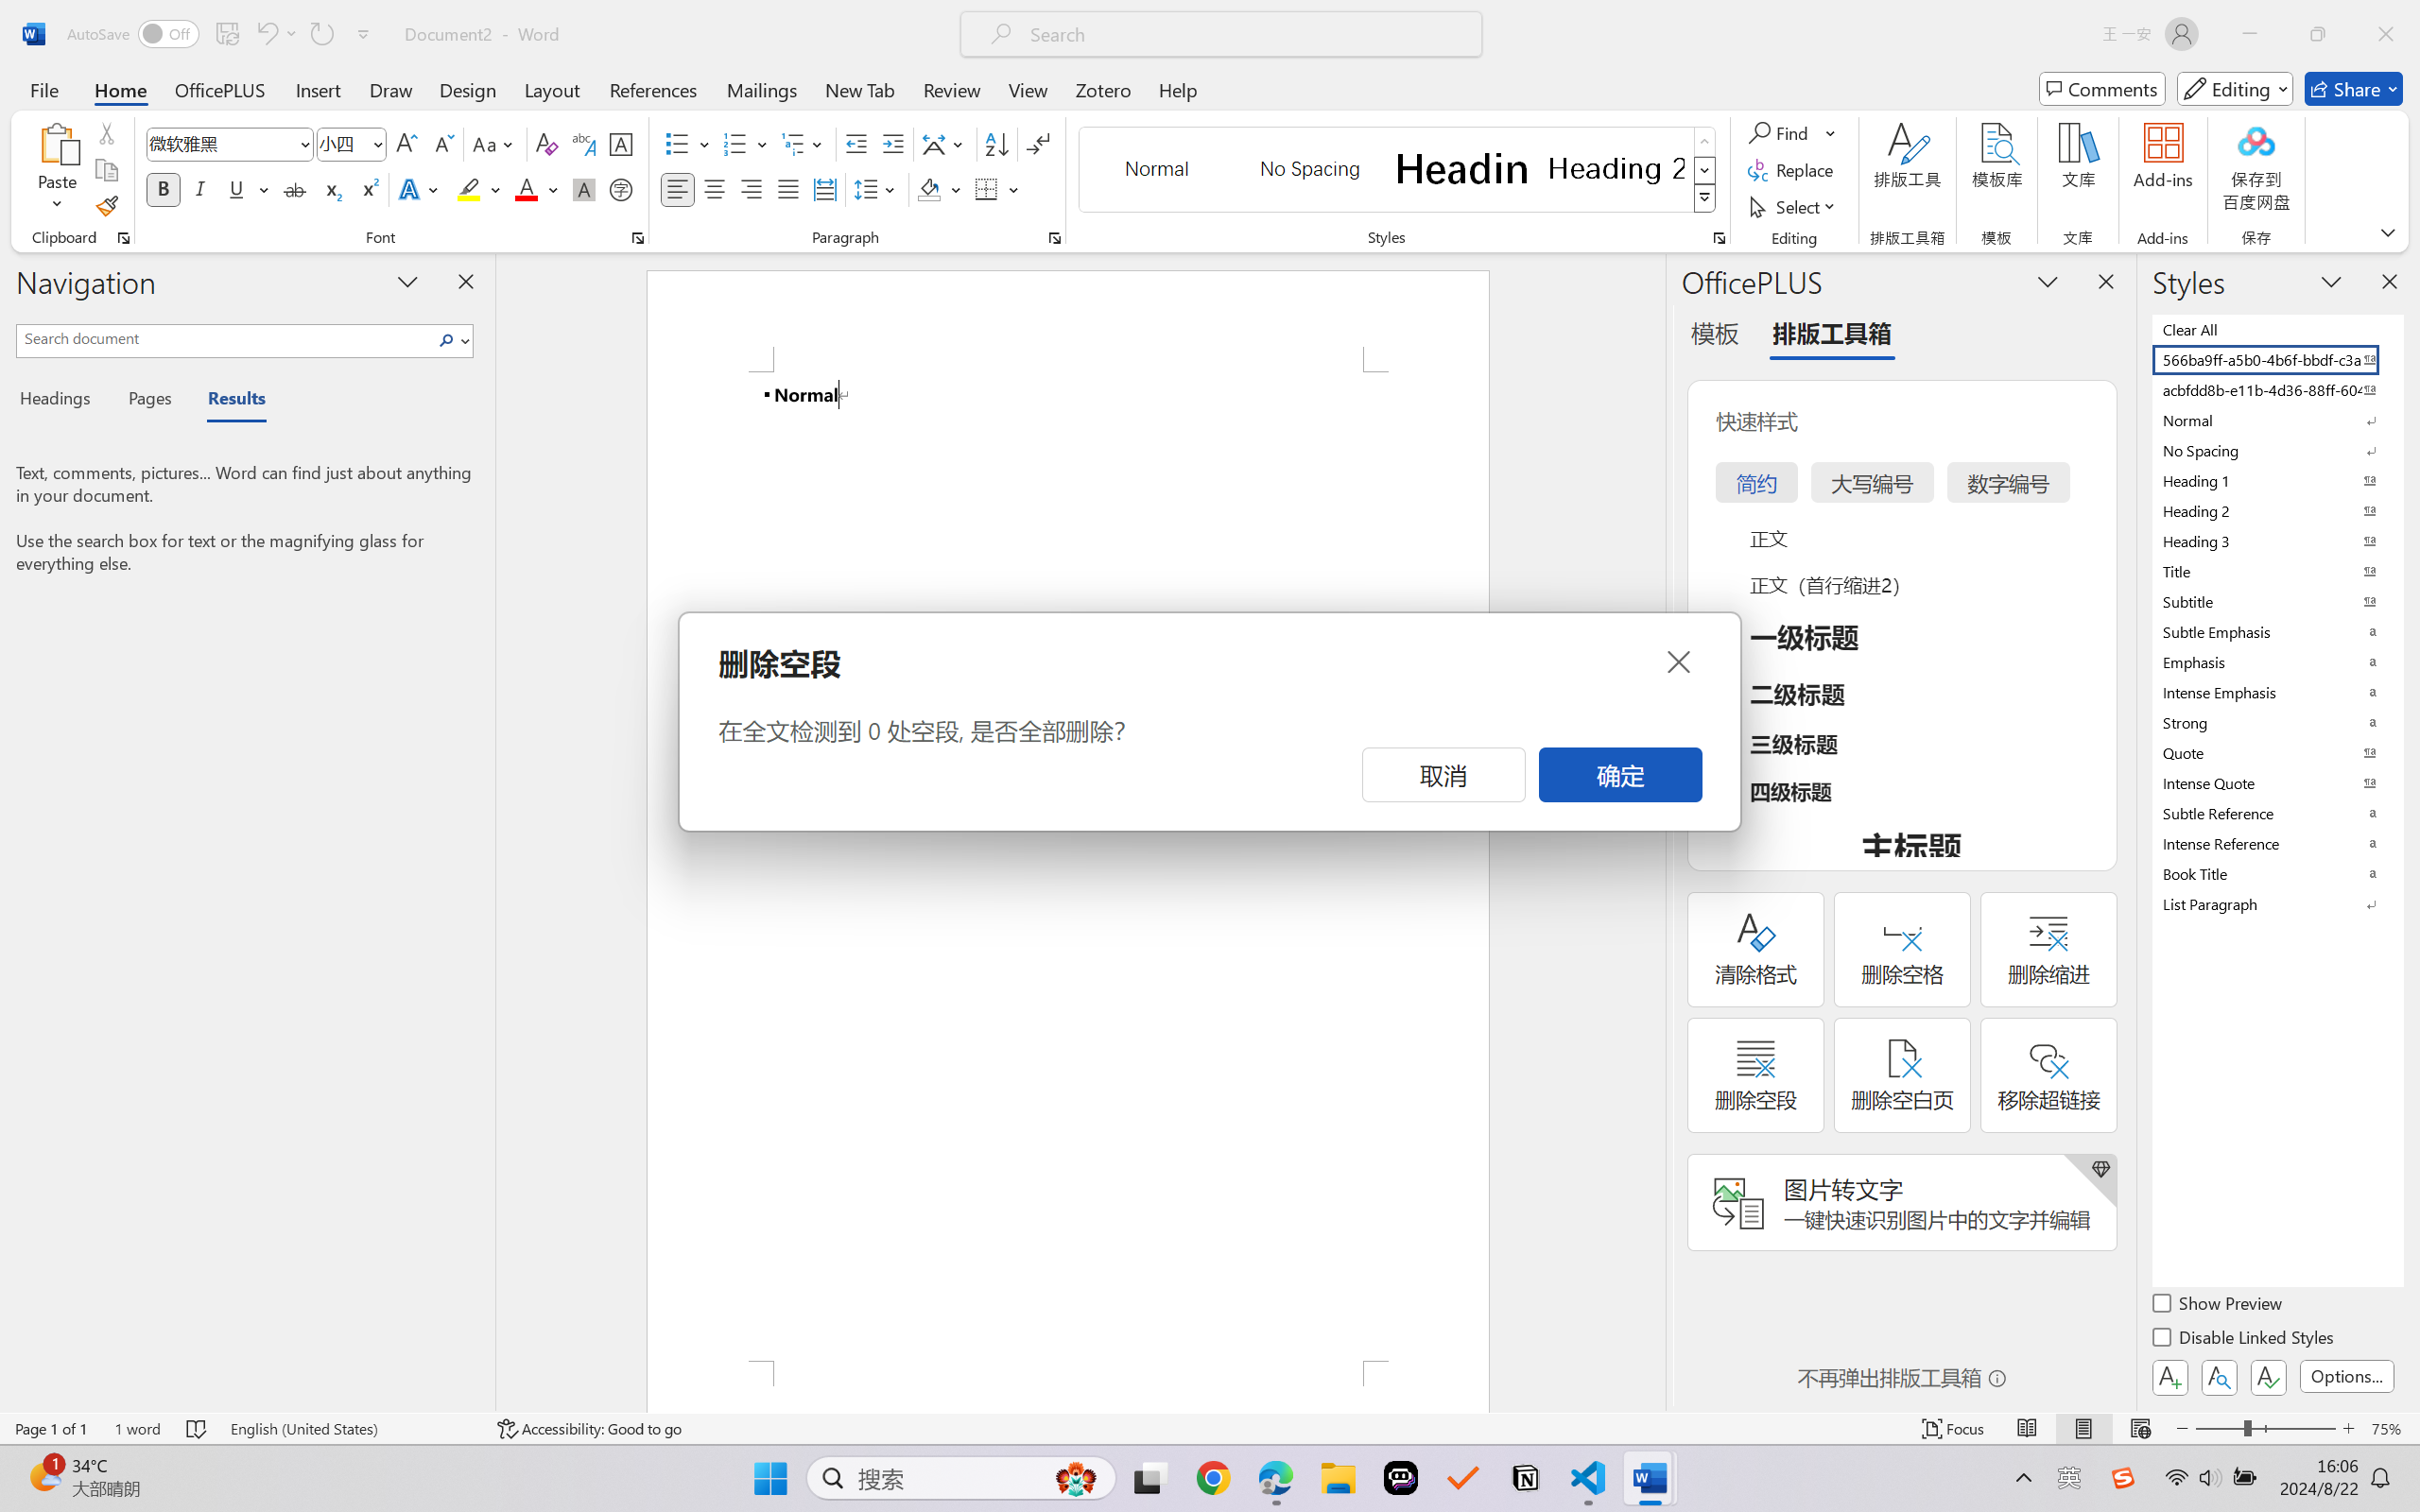 This screenshot has height=1512, width=2420. I want to click on 'Sort...', so click(996, 144).